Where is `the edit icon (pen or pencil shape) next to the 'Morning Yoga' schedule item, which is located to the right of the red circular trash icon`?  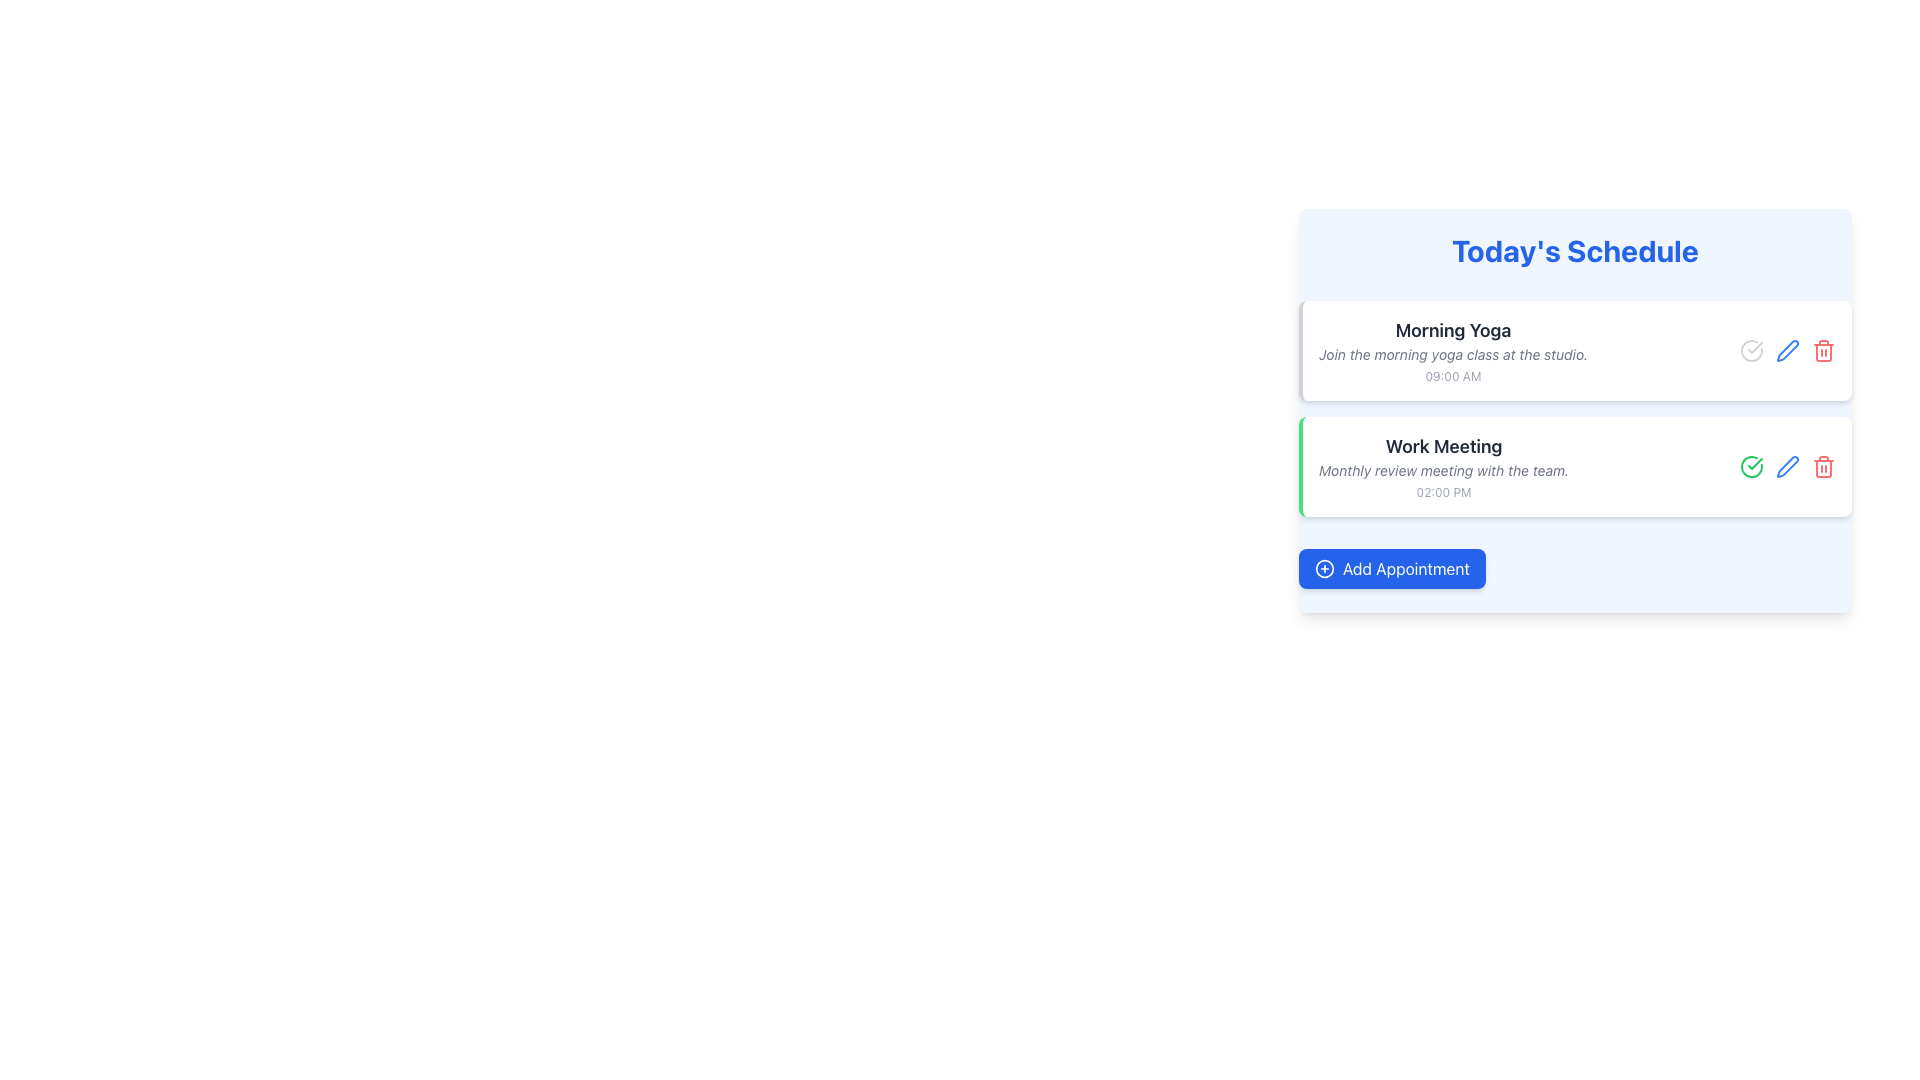 the edit icon (pen or pencil shape) next to the 'Morning Yoga' schedule item, which is located to the right of the red circular trash icon is located at coordinates (1788, 466).